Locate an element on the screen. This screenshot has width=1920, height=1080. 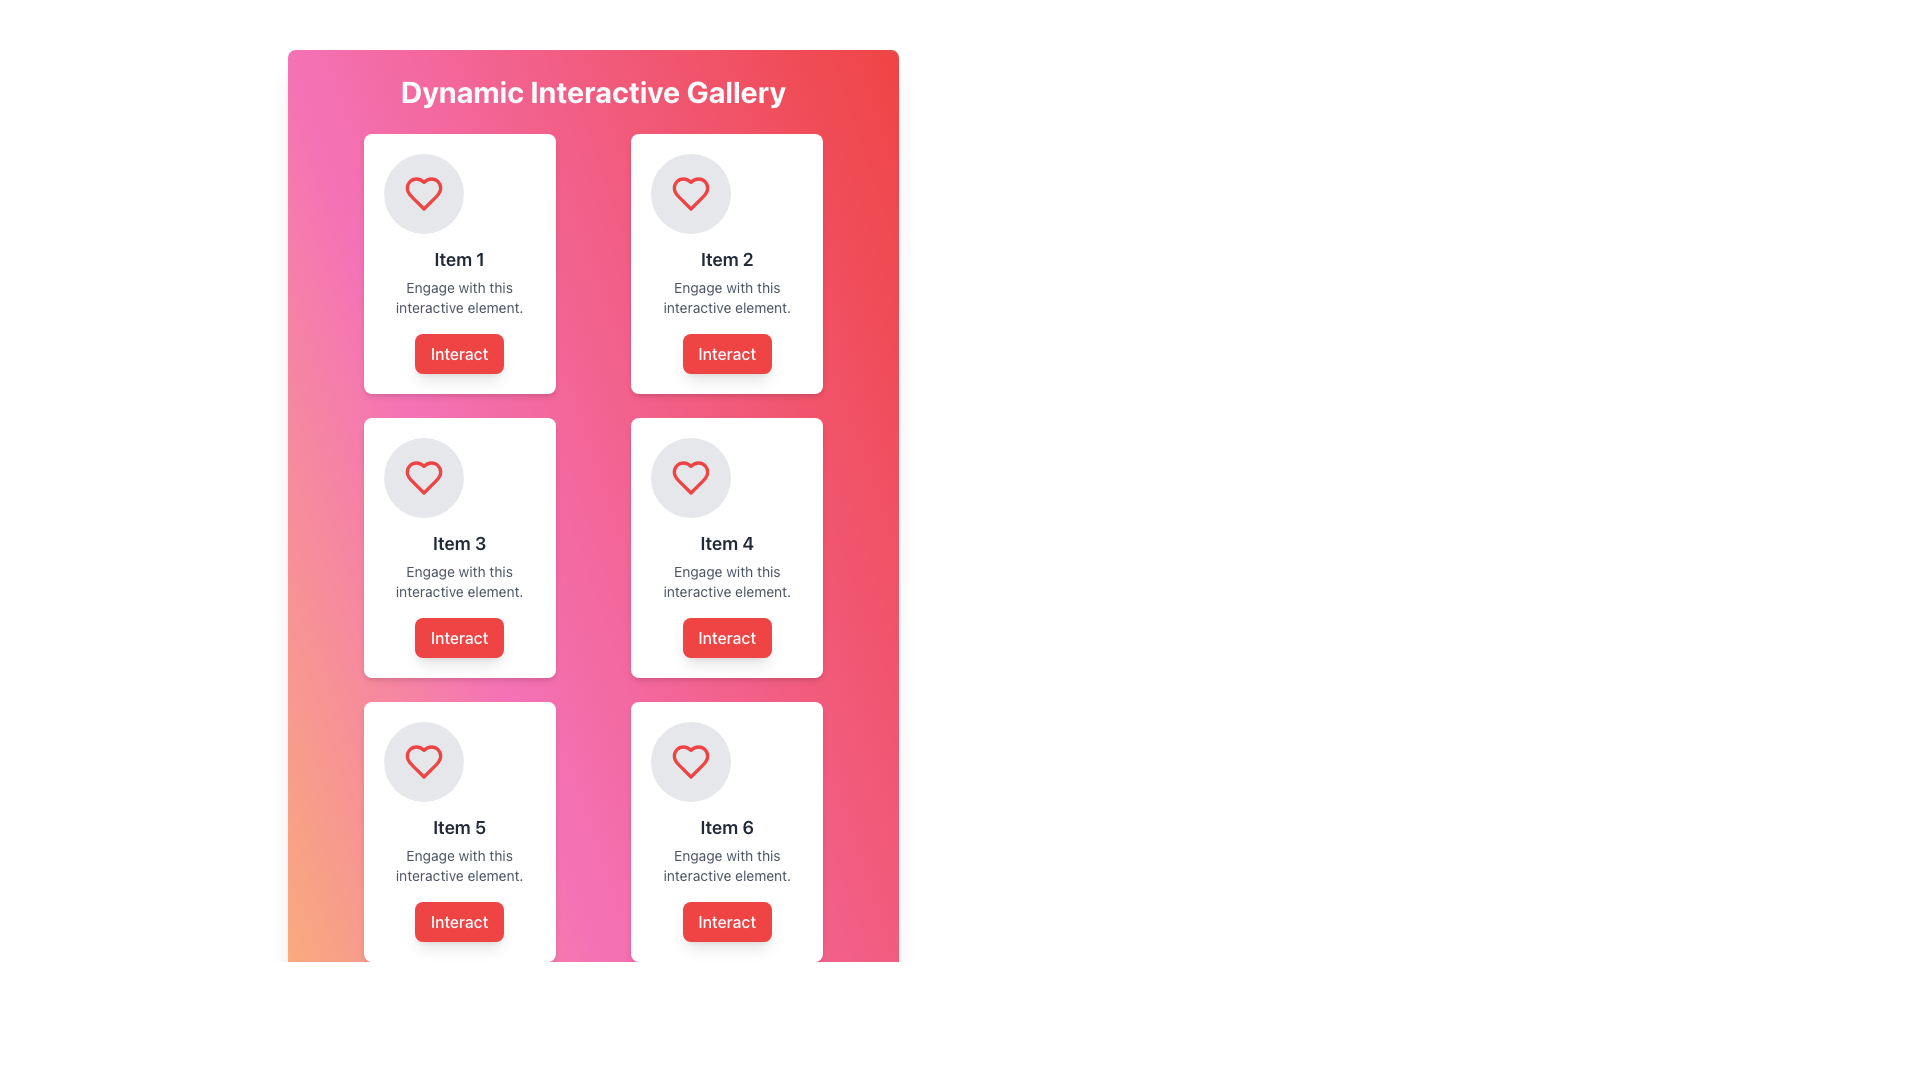
the bold text label 'Item 4' which is part of a card-like component in a grid layout, positioned below a circular red heart icon is located at coordinates (726, 543).